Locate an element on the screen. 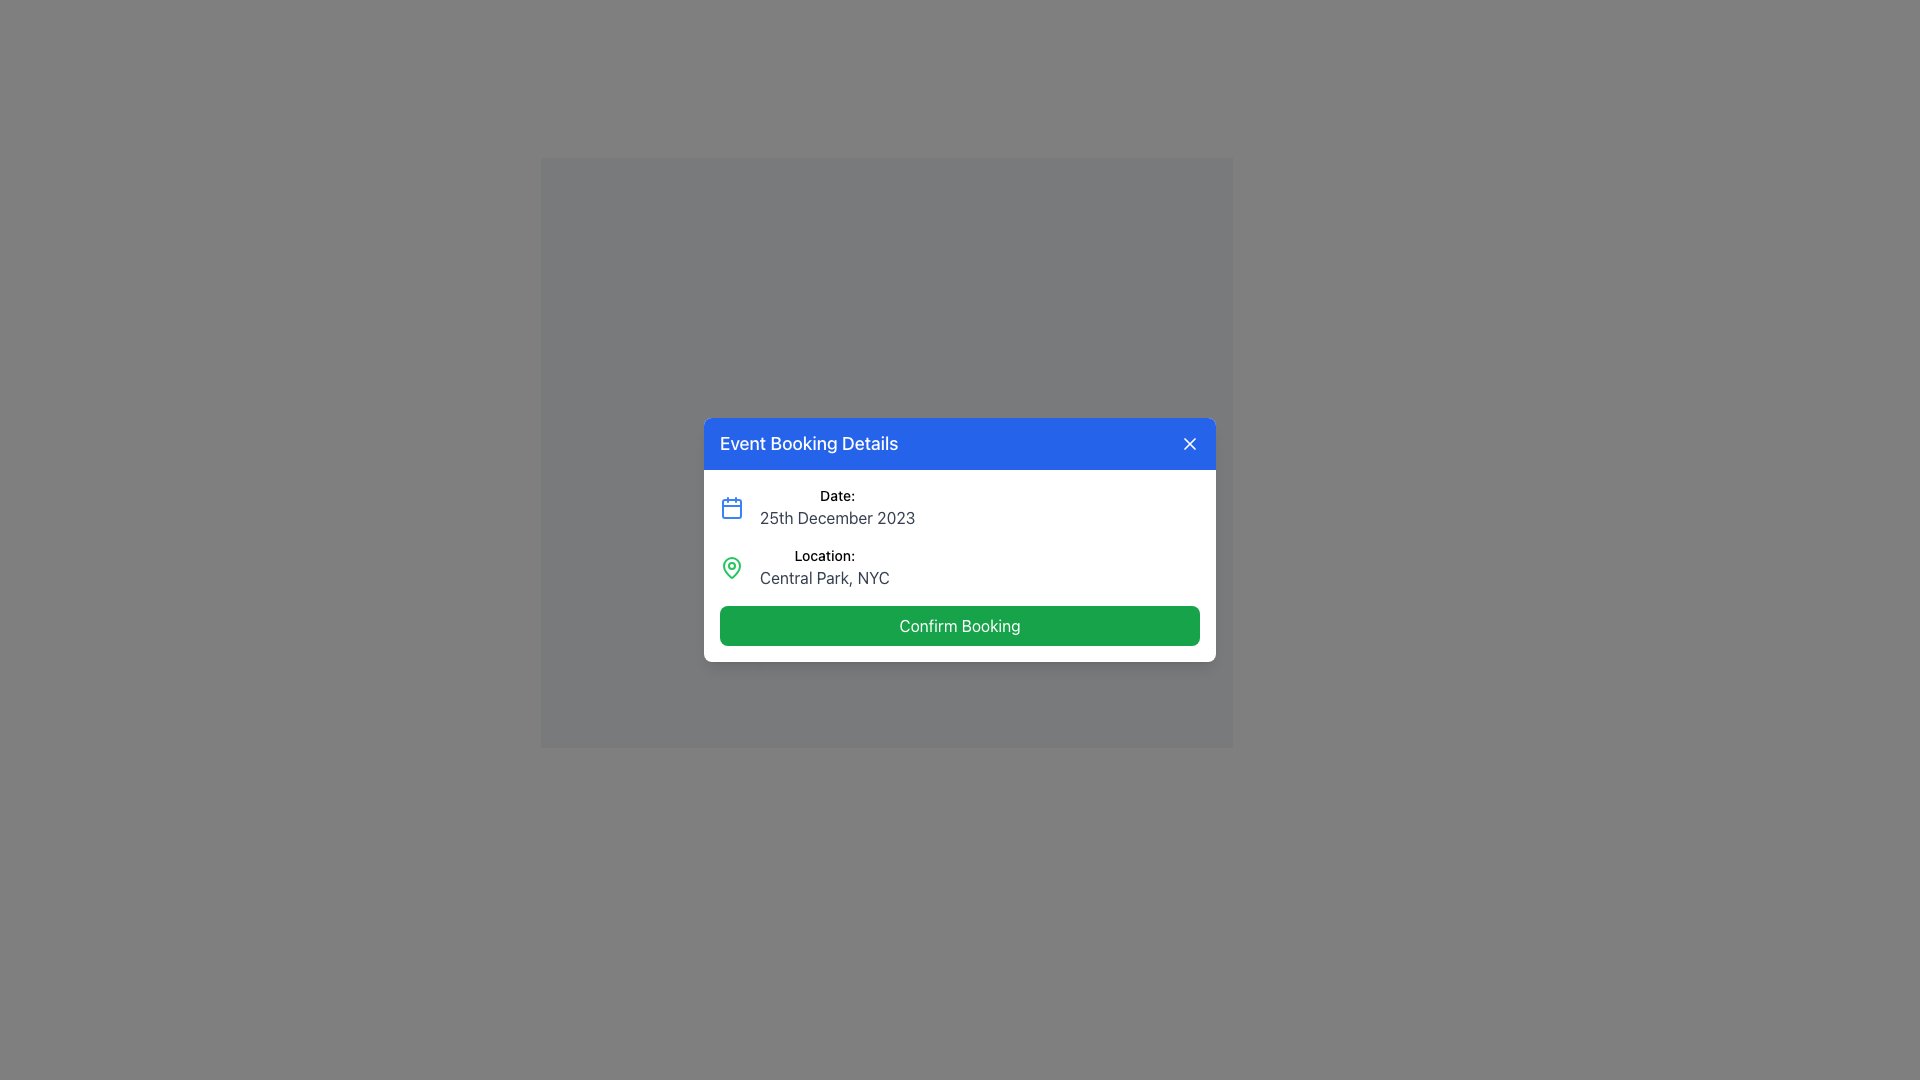  the close button located at the top-right corner of the 'Event Booking Details' modal header is located at coordinates (1190, 442).